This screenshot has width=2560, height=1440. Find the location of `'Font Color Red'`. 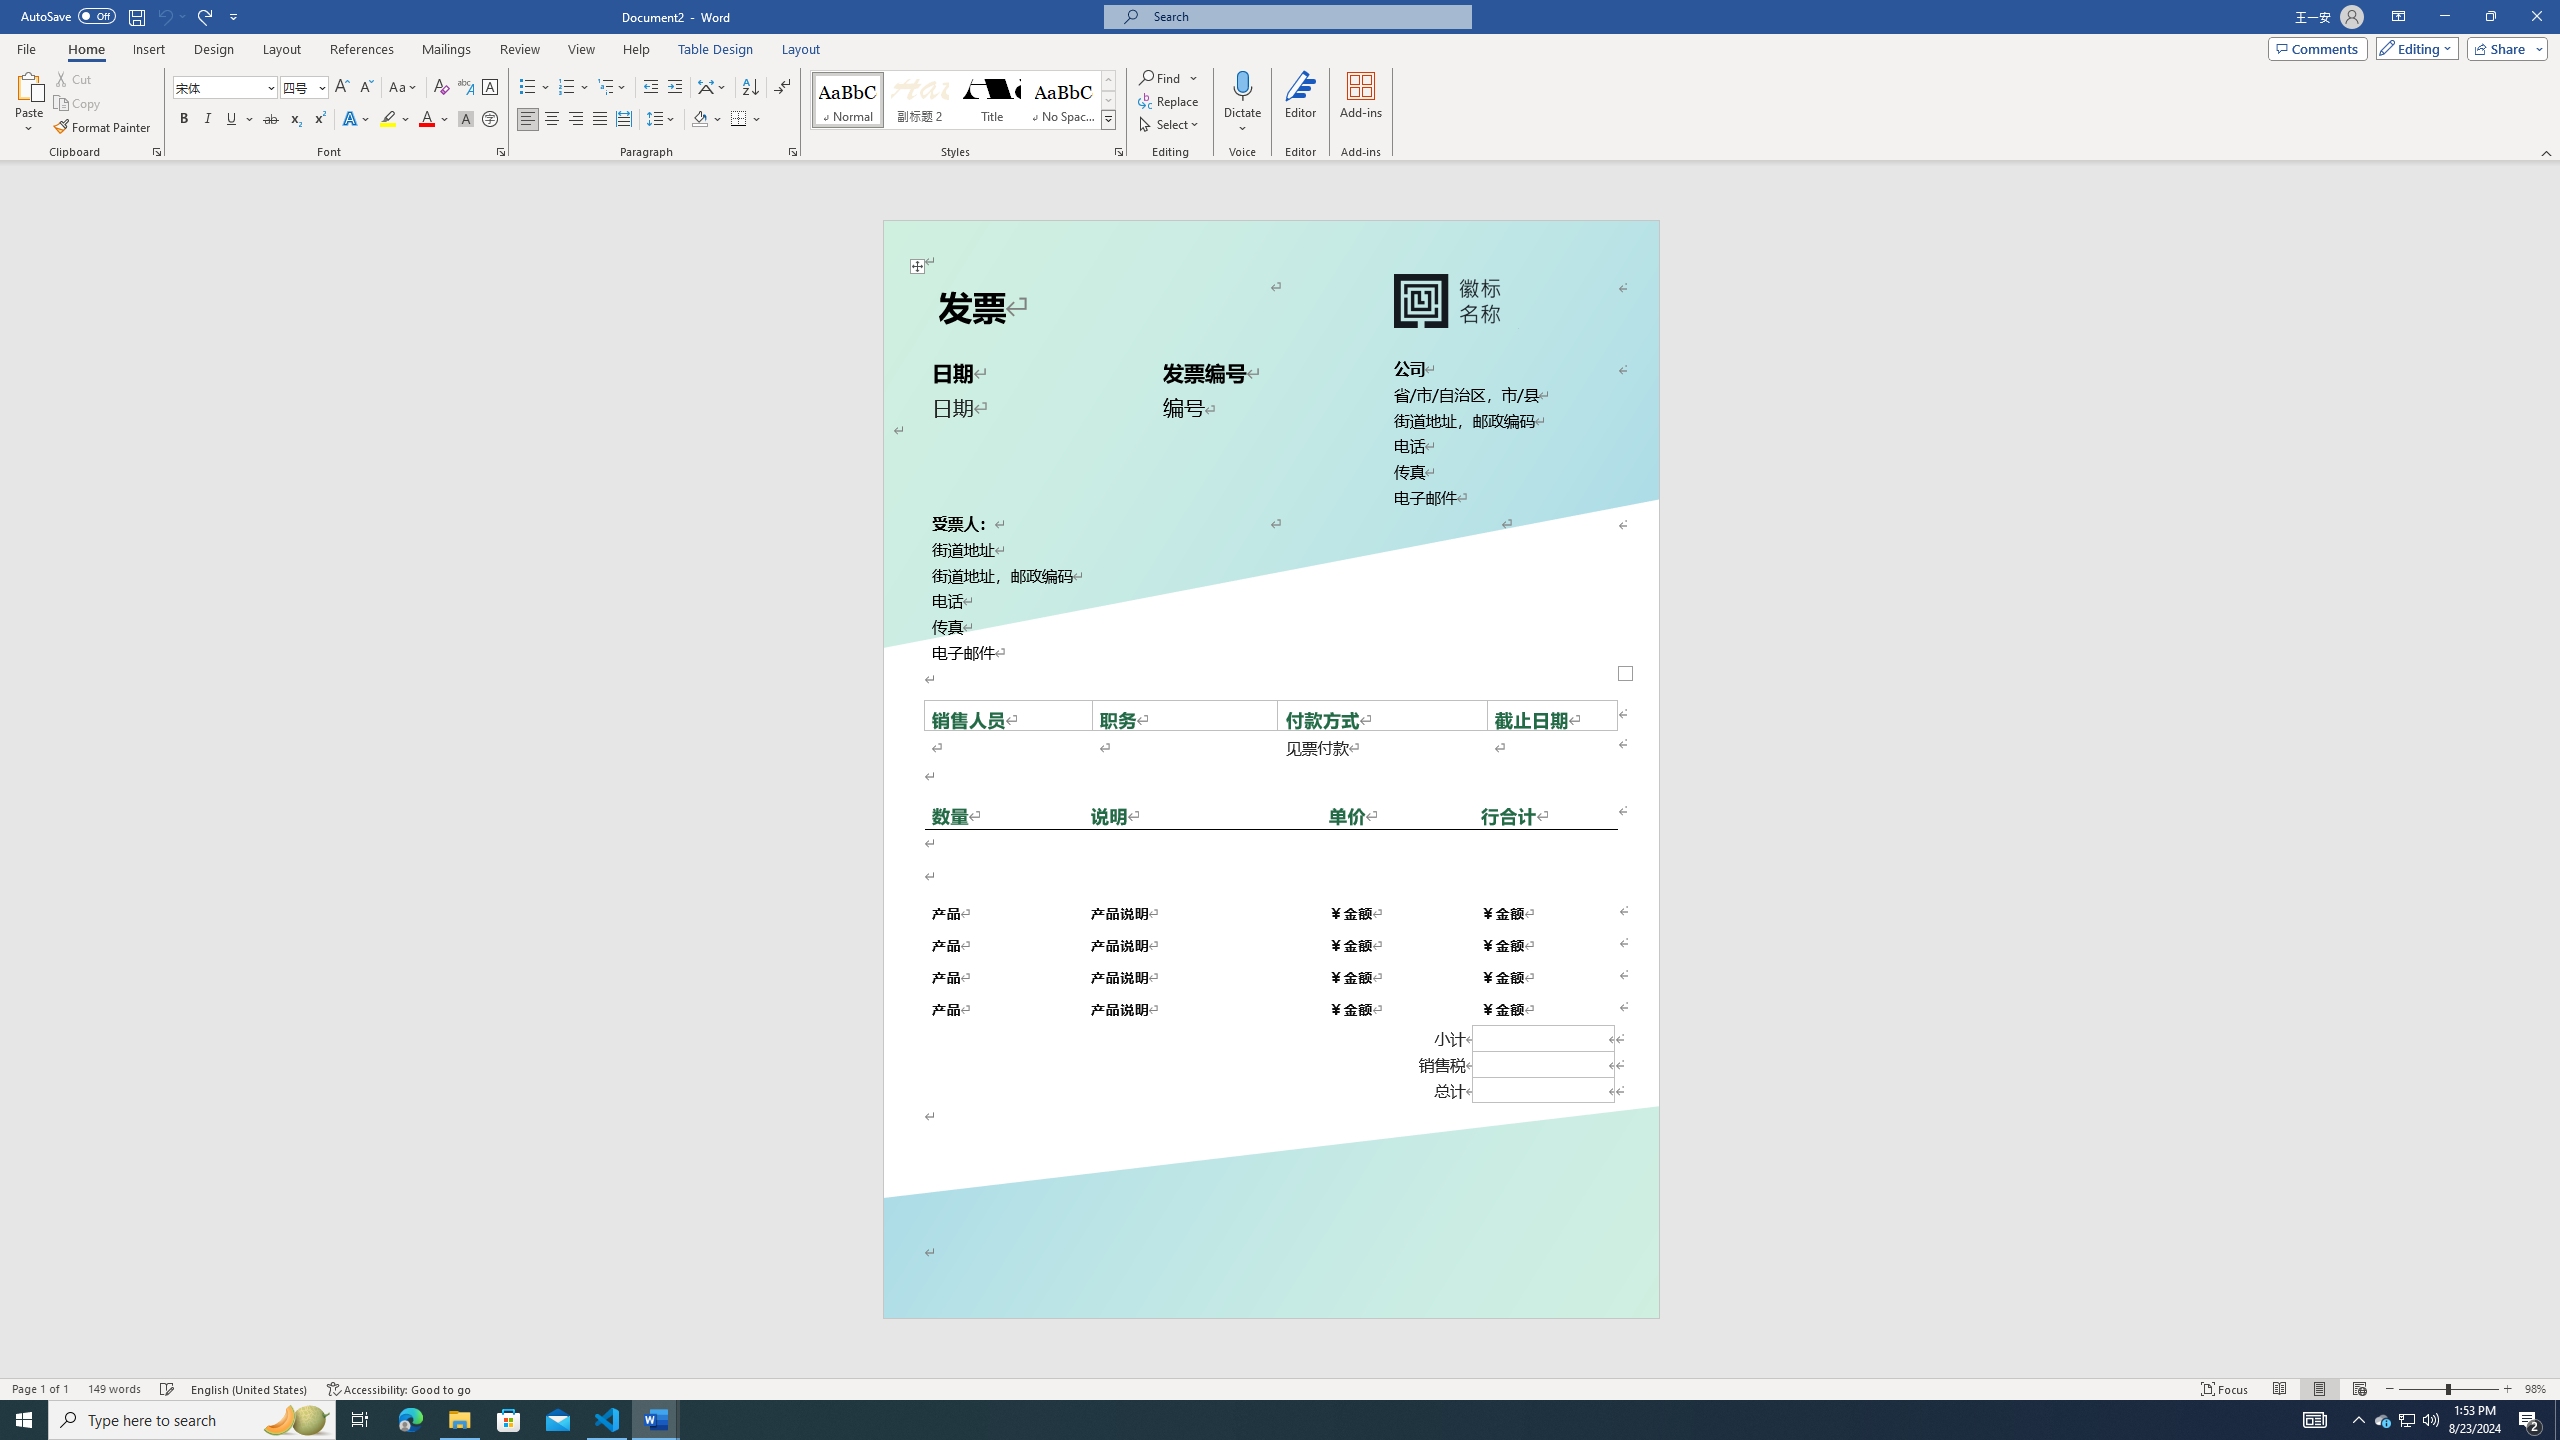

'Font Color Red' is located at coordinates (425, 118).